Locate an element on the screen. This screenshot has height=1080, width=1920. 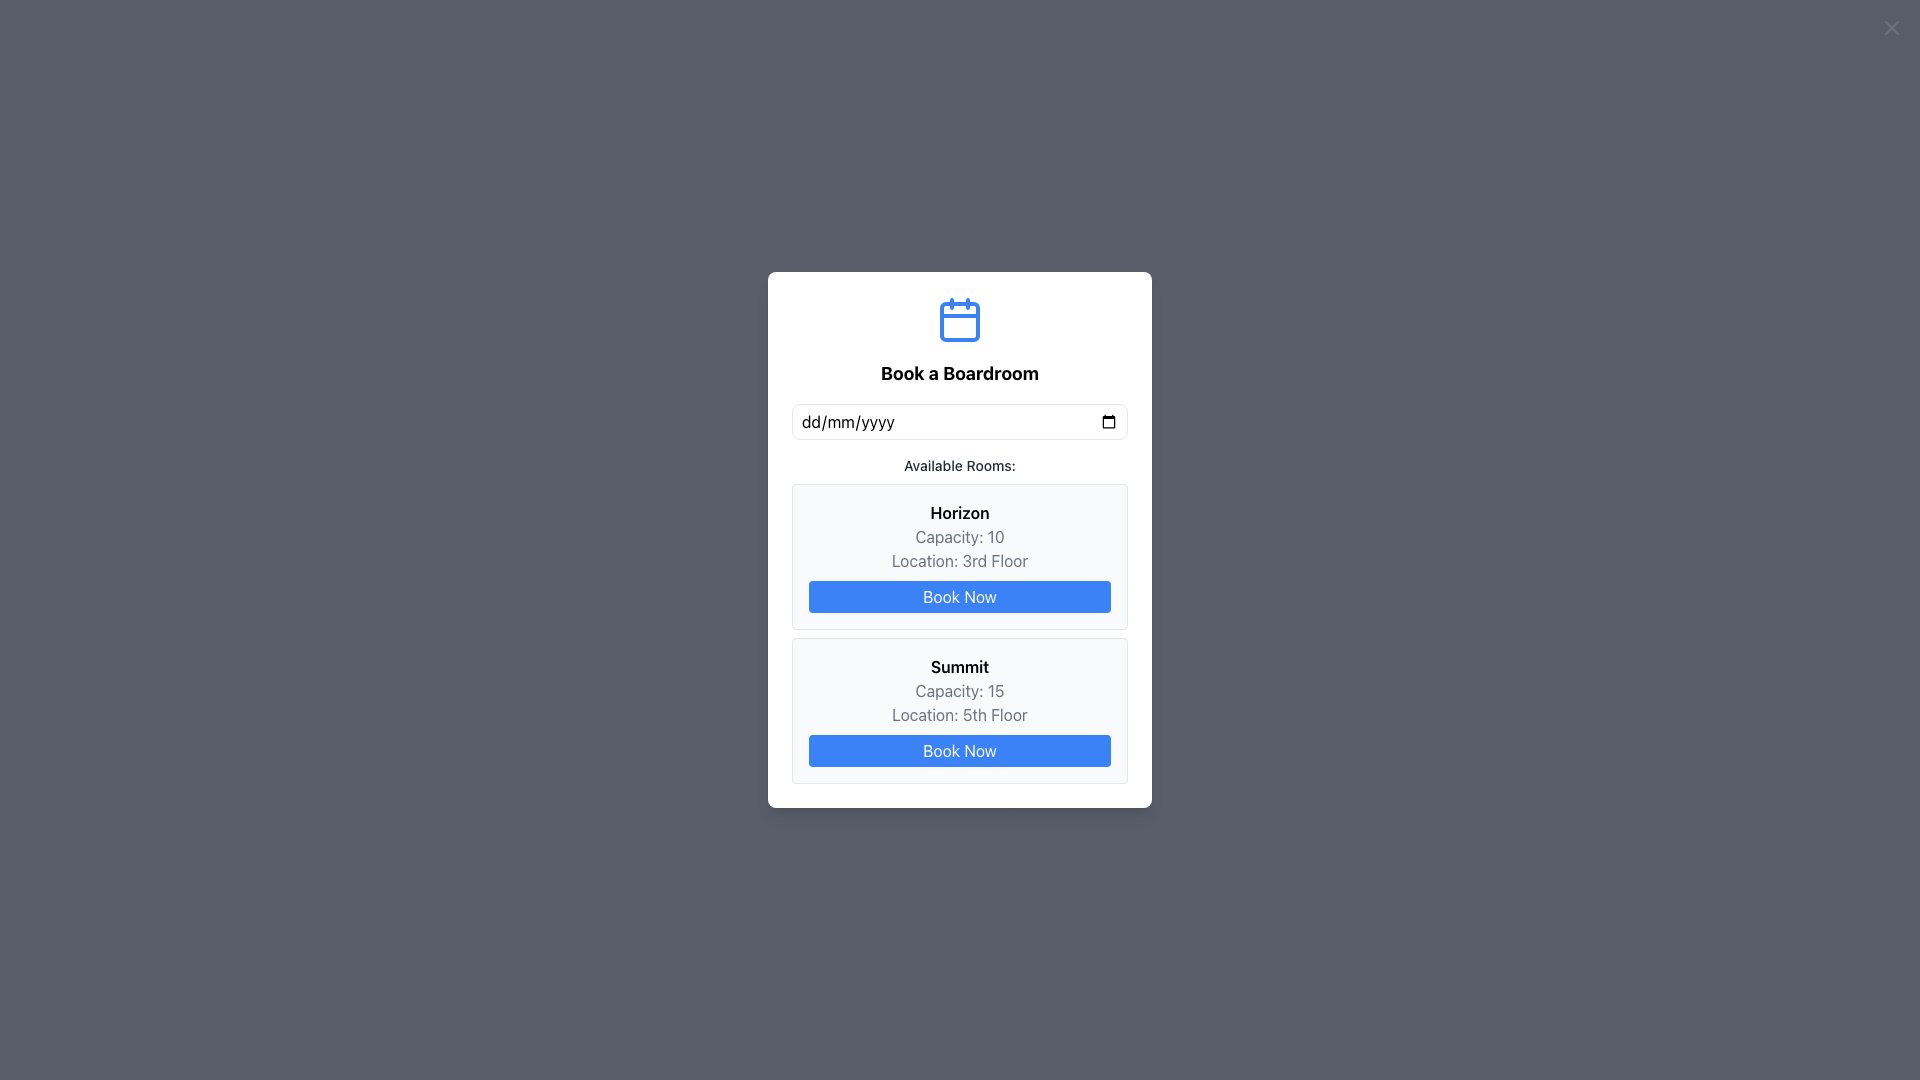
the text label displaying 'Available Rooms:' which is centrally aligned below the date input field is located at coordinates (960, 466).